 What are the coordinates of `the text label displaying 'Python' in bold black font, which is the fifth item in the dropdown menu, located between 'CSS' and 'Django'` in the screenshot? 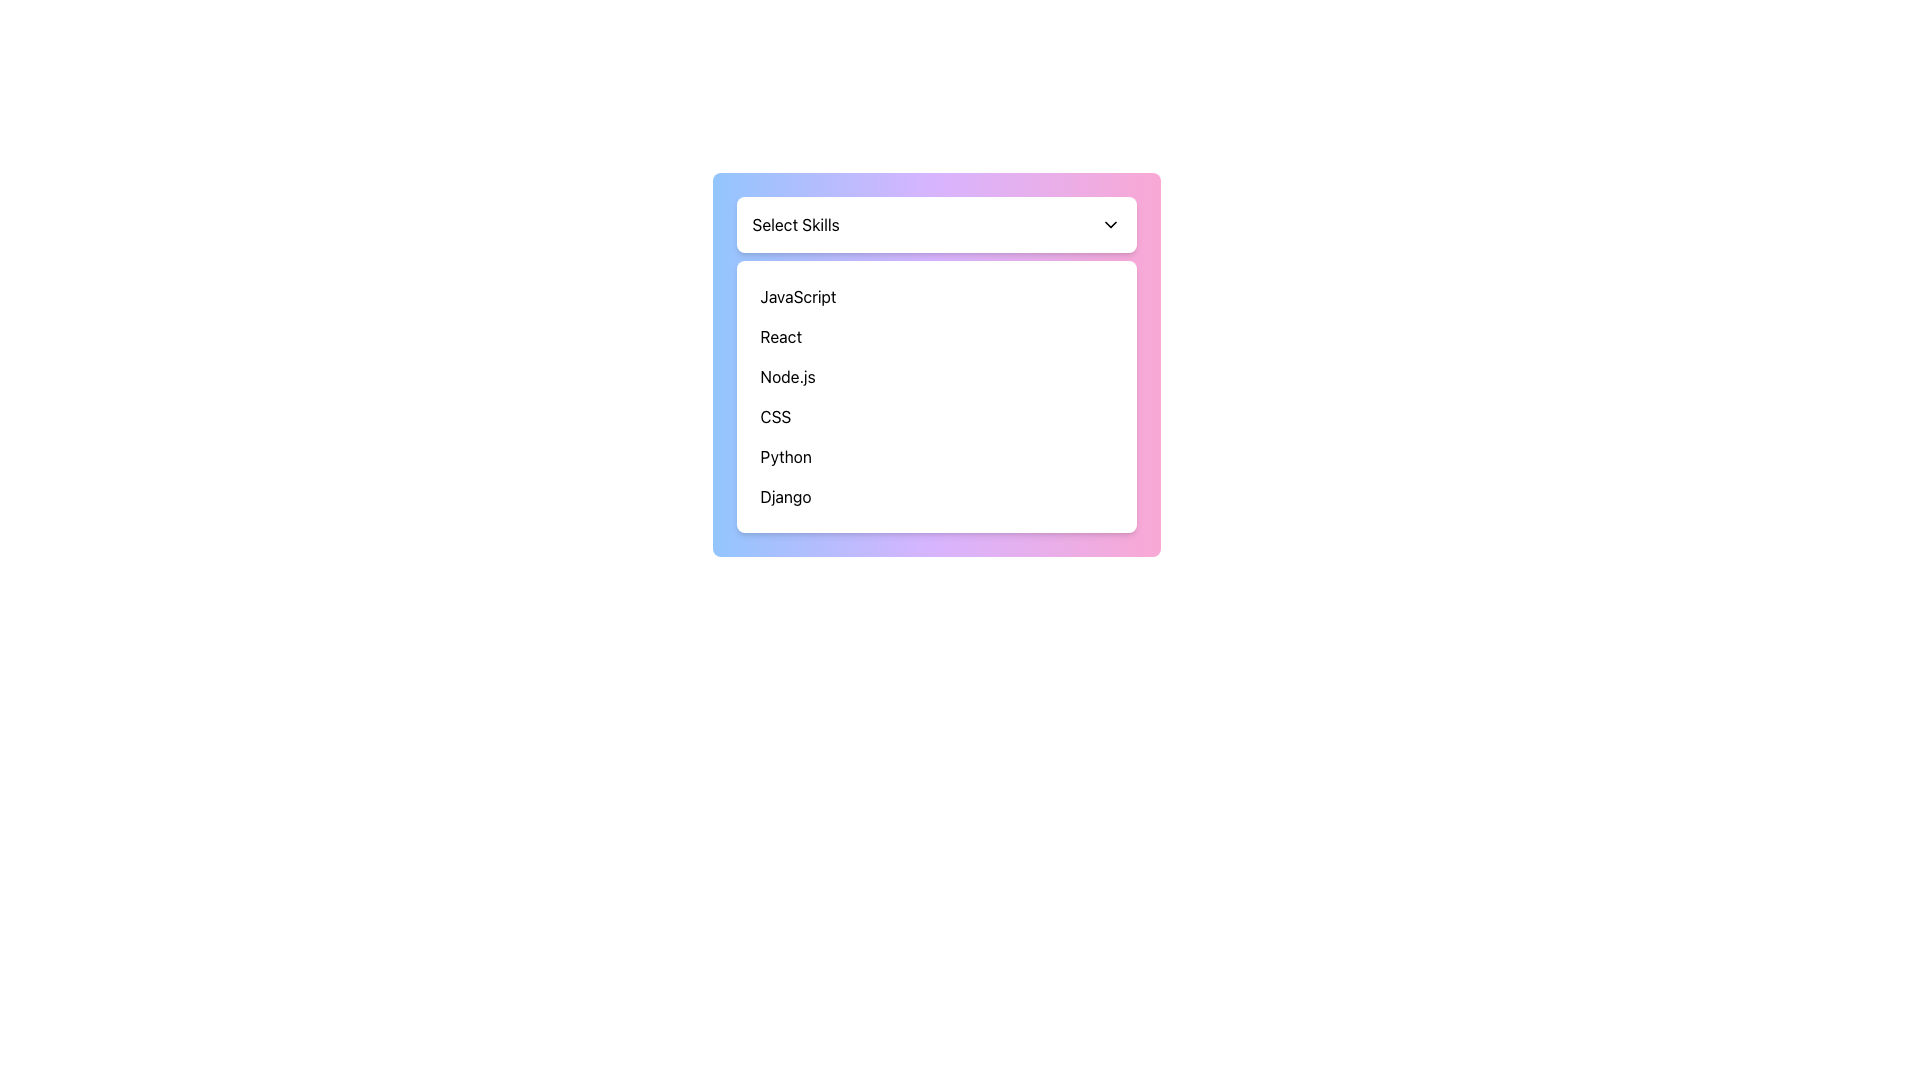 It's located at (785, 456).